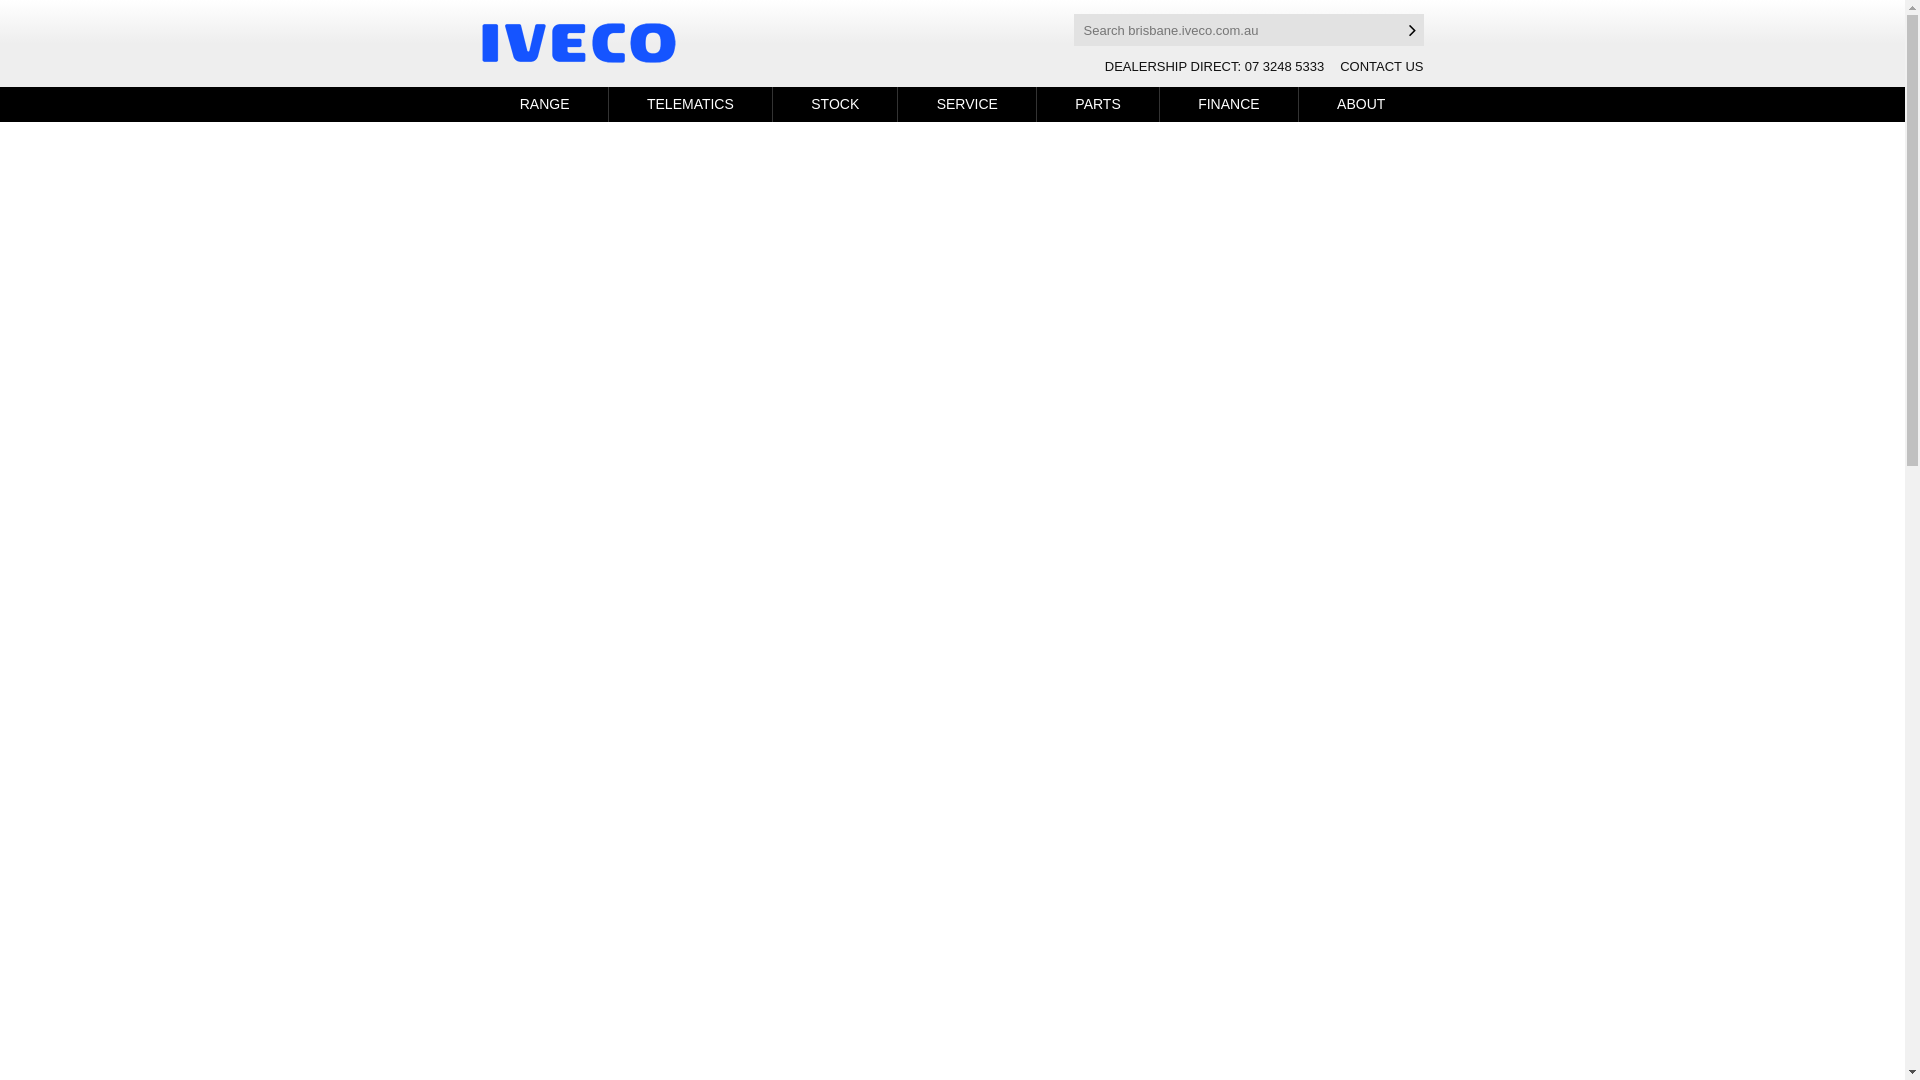  I want to click on 'RANGE', so click(545, 104).